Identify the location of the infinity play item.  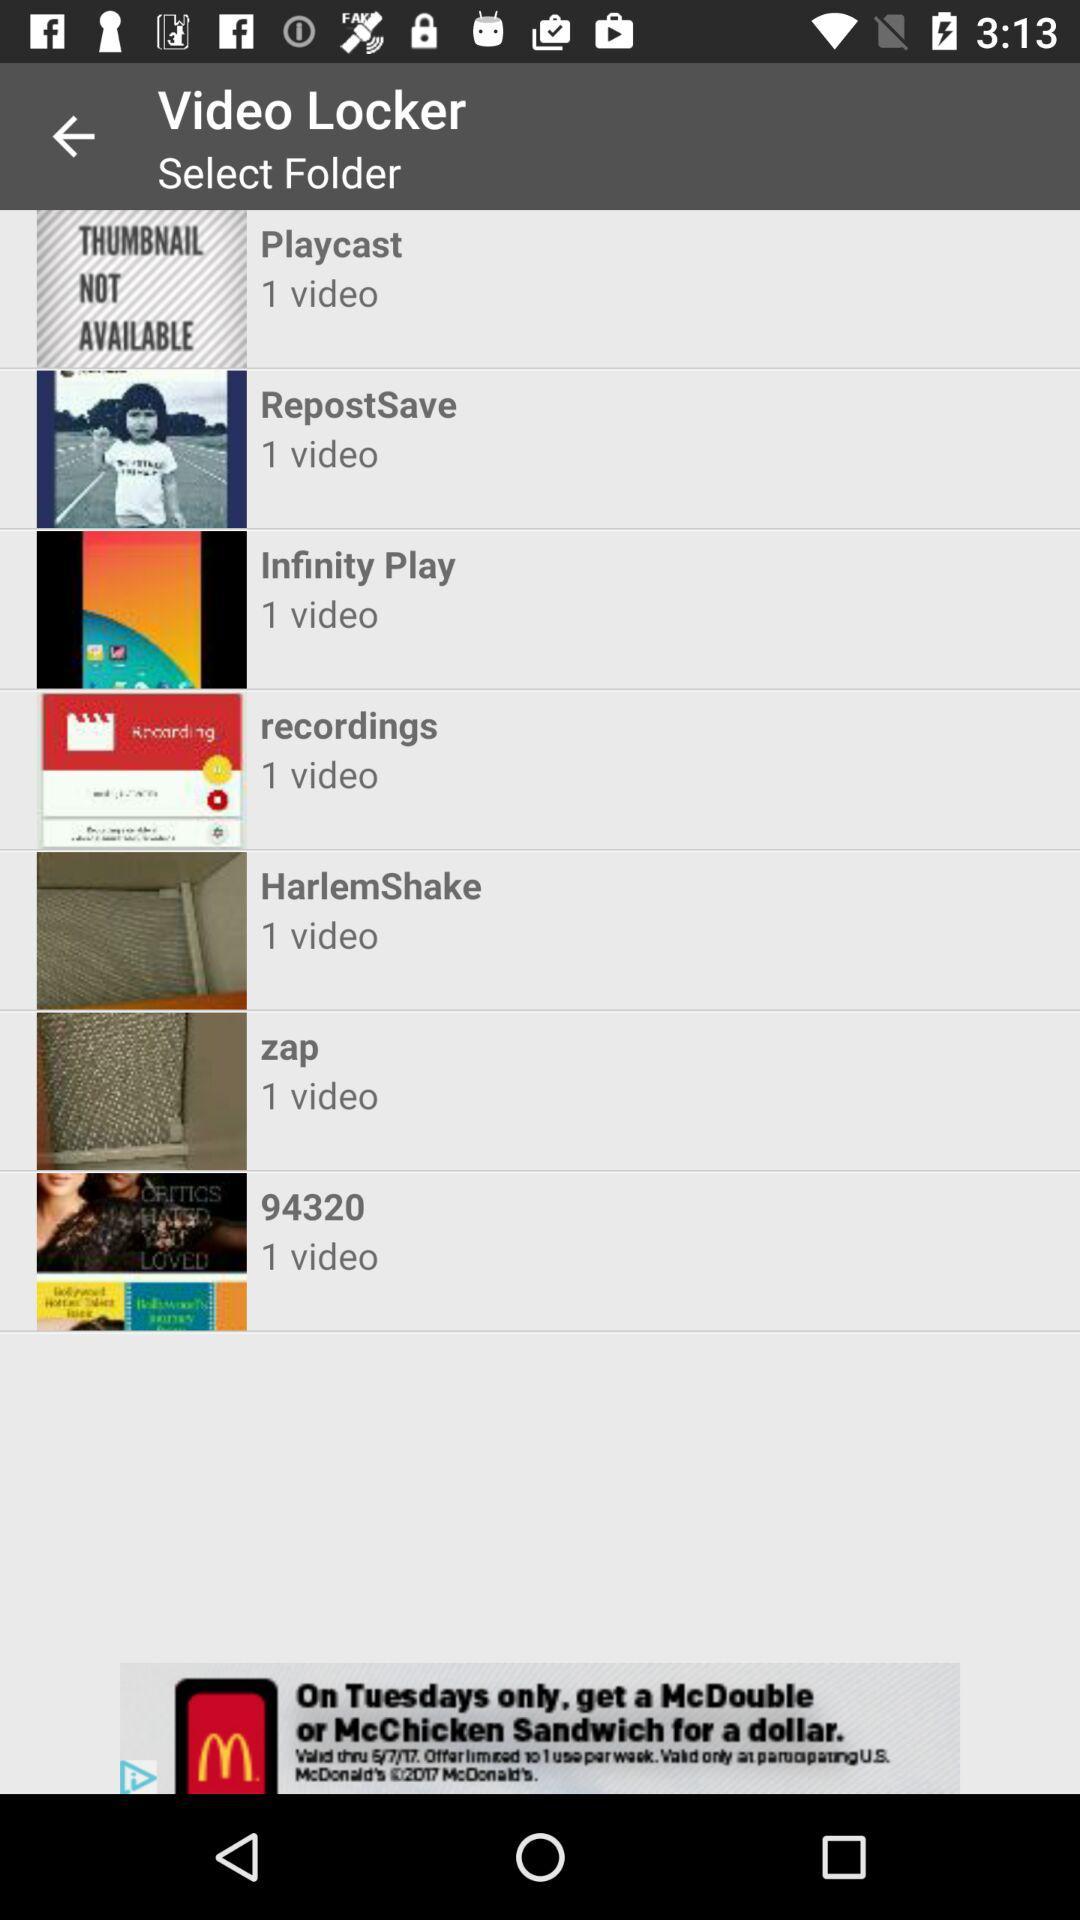
(521, 563).